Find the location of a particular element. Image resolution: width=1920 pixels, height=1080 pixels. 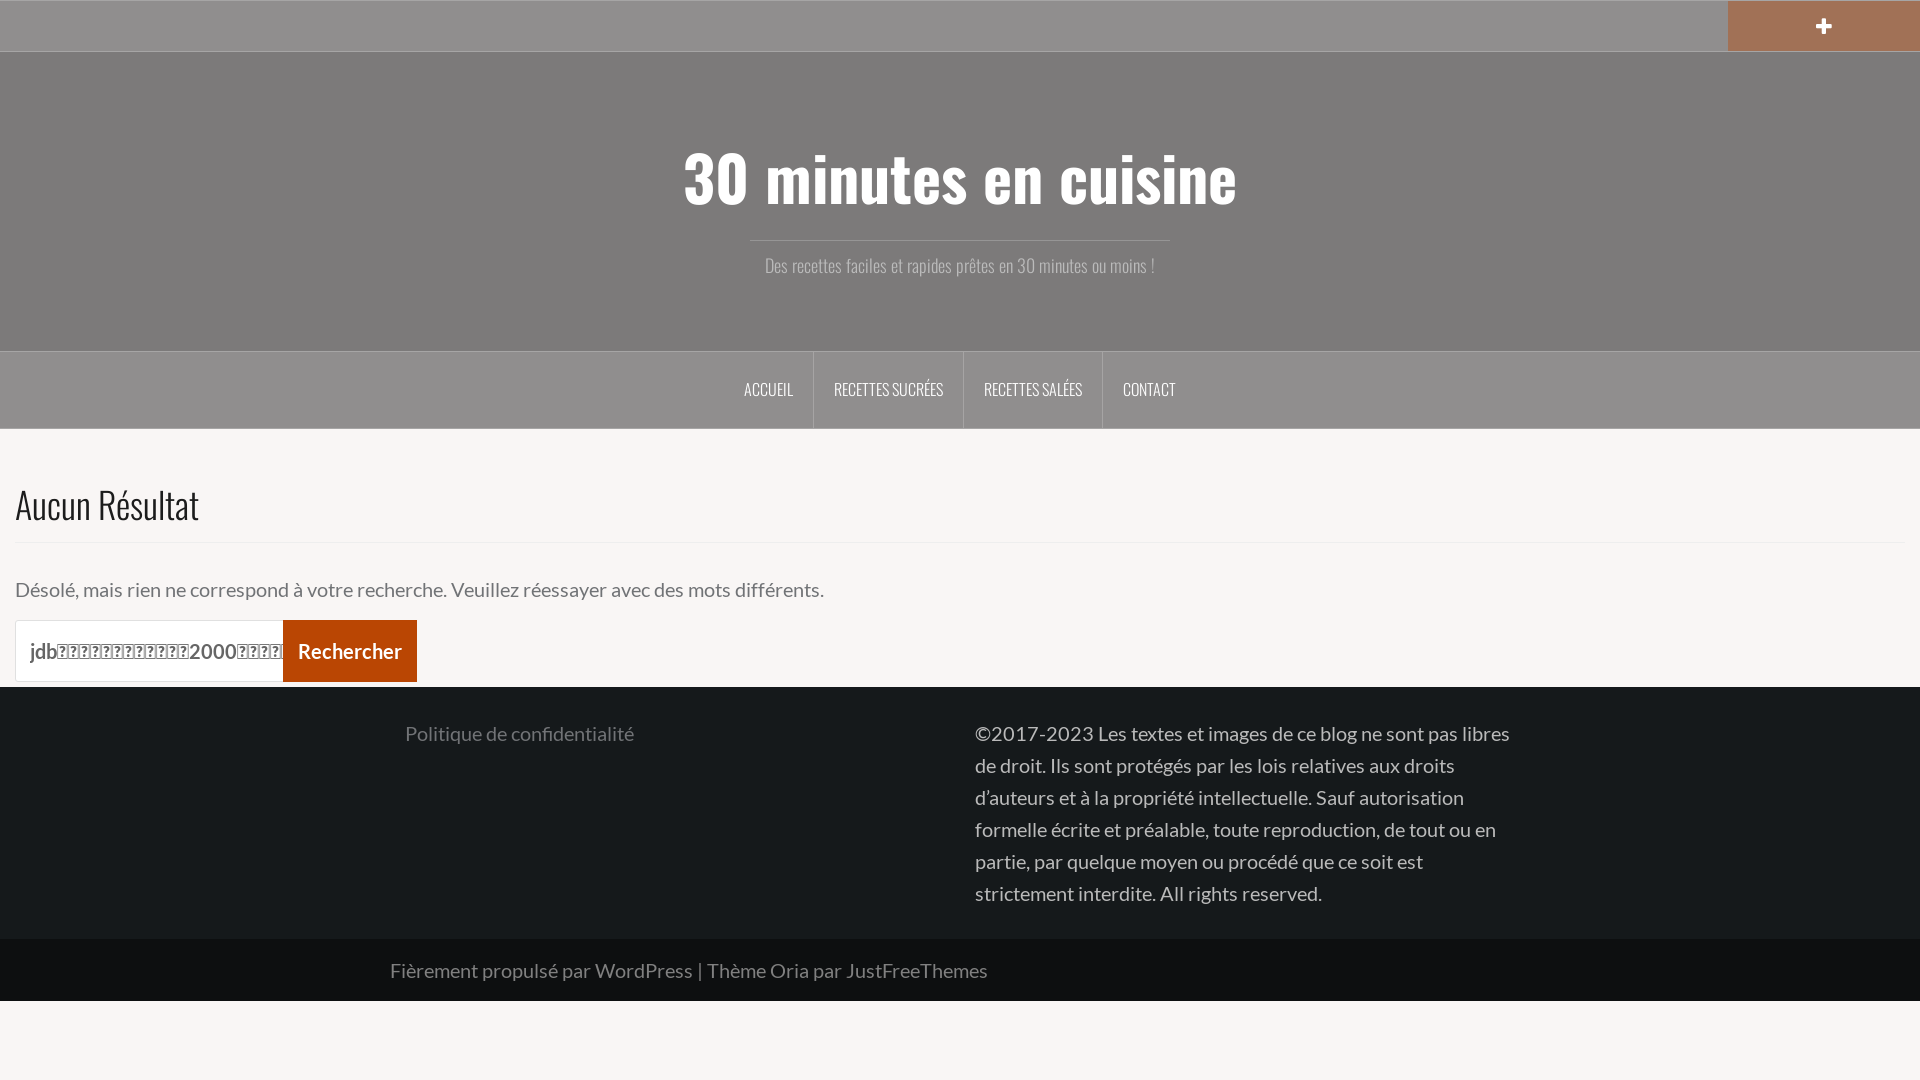

'Oria' is located at coordinates (768, 968).